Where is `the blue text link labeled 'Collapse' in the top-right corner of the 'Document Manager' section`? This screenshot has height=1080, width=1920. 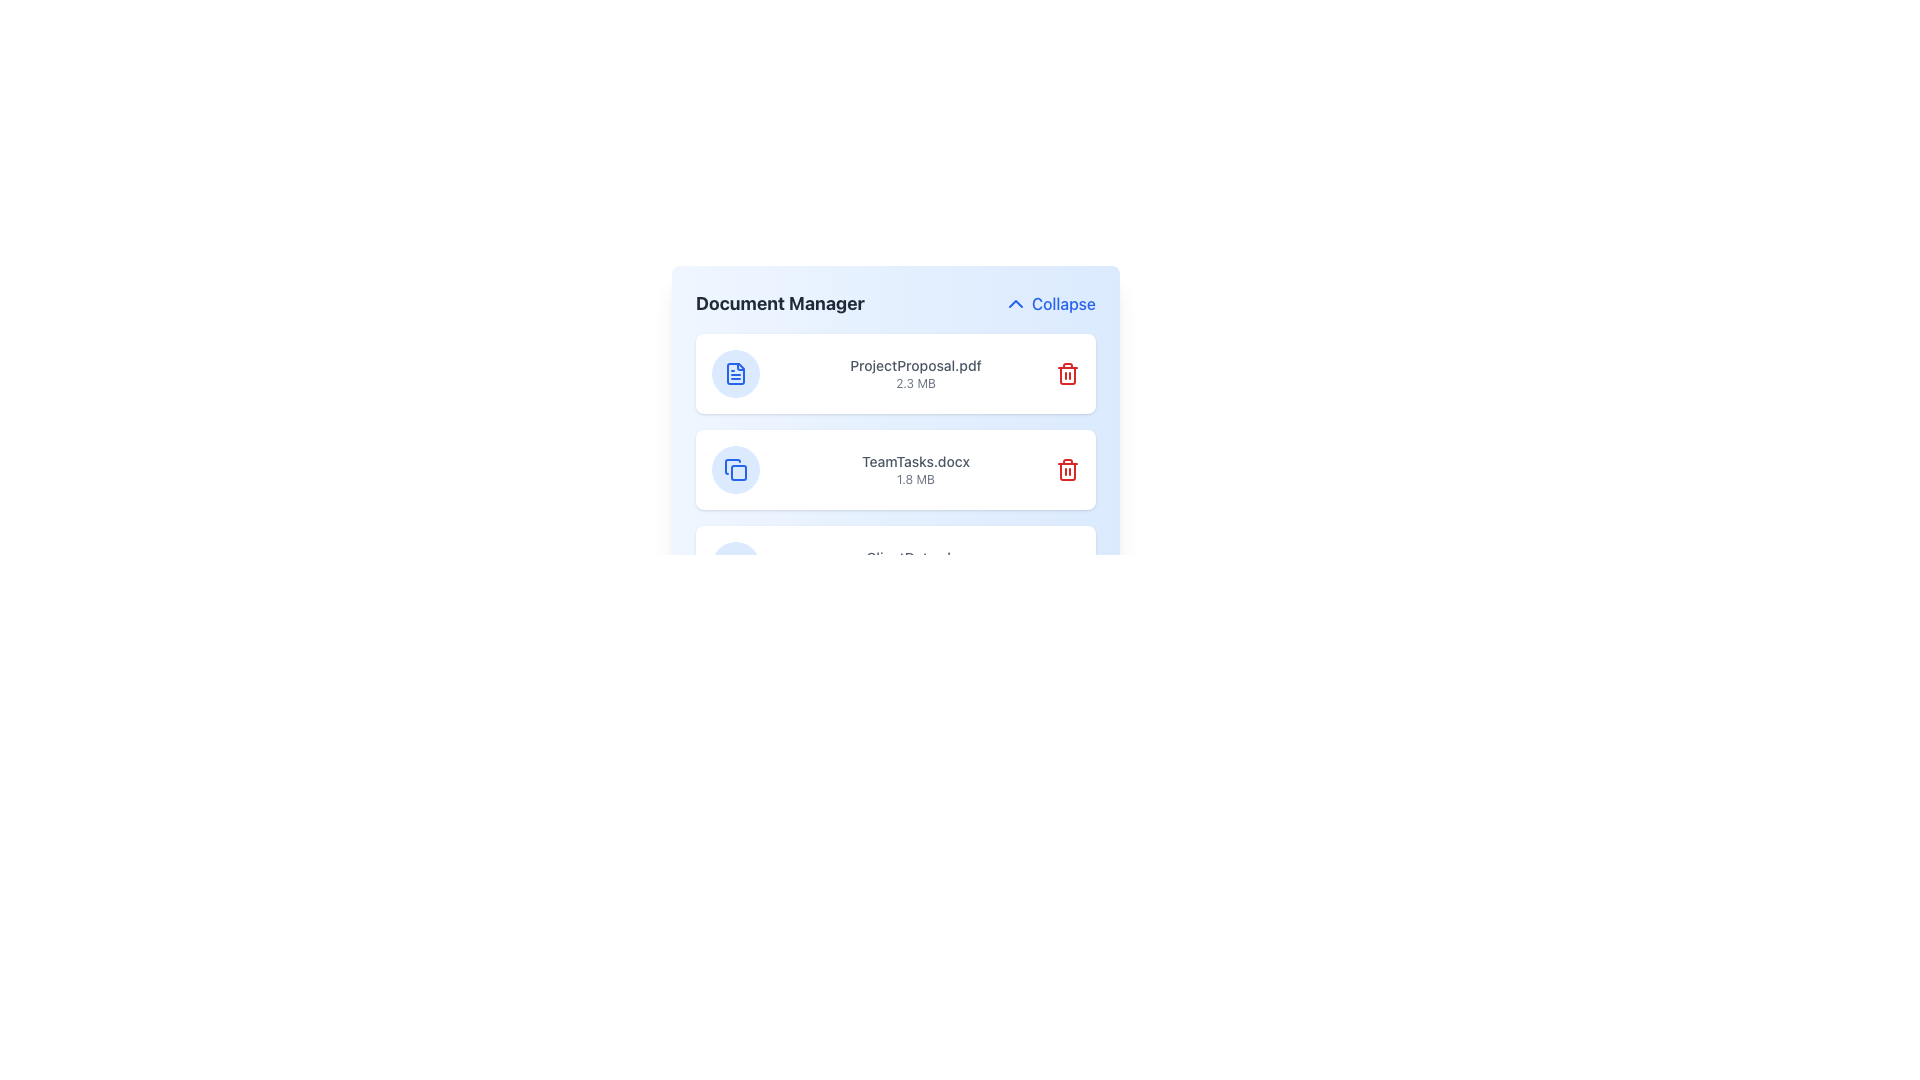
the blue text link labeled 'Collapse' in the top-right corner of the 'Document Manager' section is located at coordinates (1048, 304).